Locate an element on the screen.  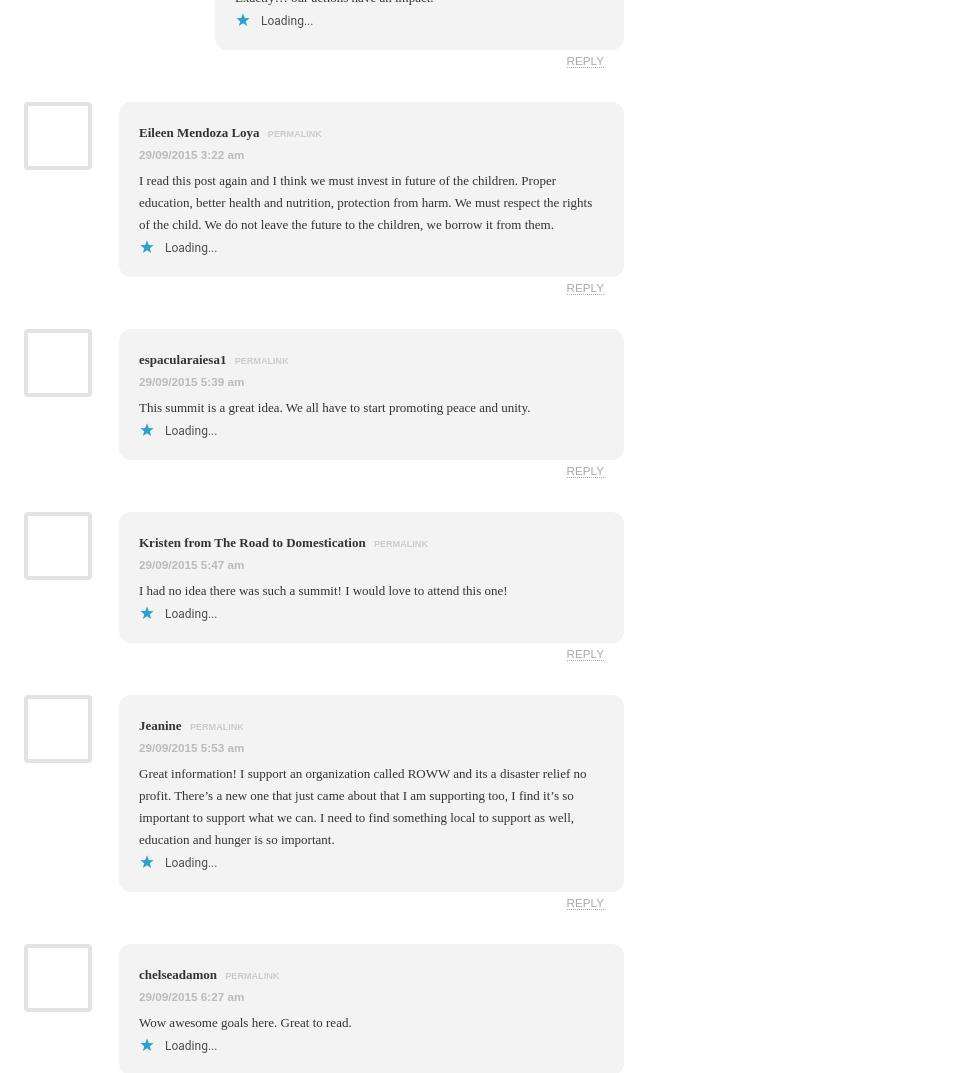
'espacularaiesa1' is located at coordinates (184, 357).